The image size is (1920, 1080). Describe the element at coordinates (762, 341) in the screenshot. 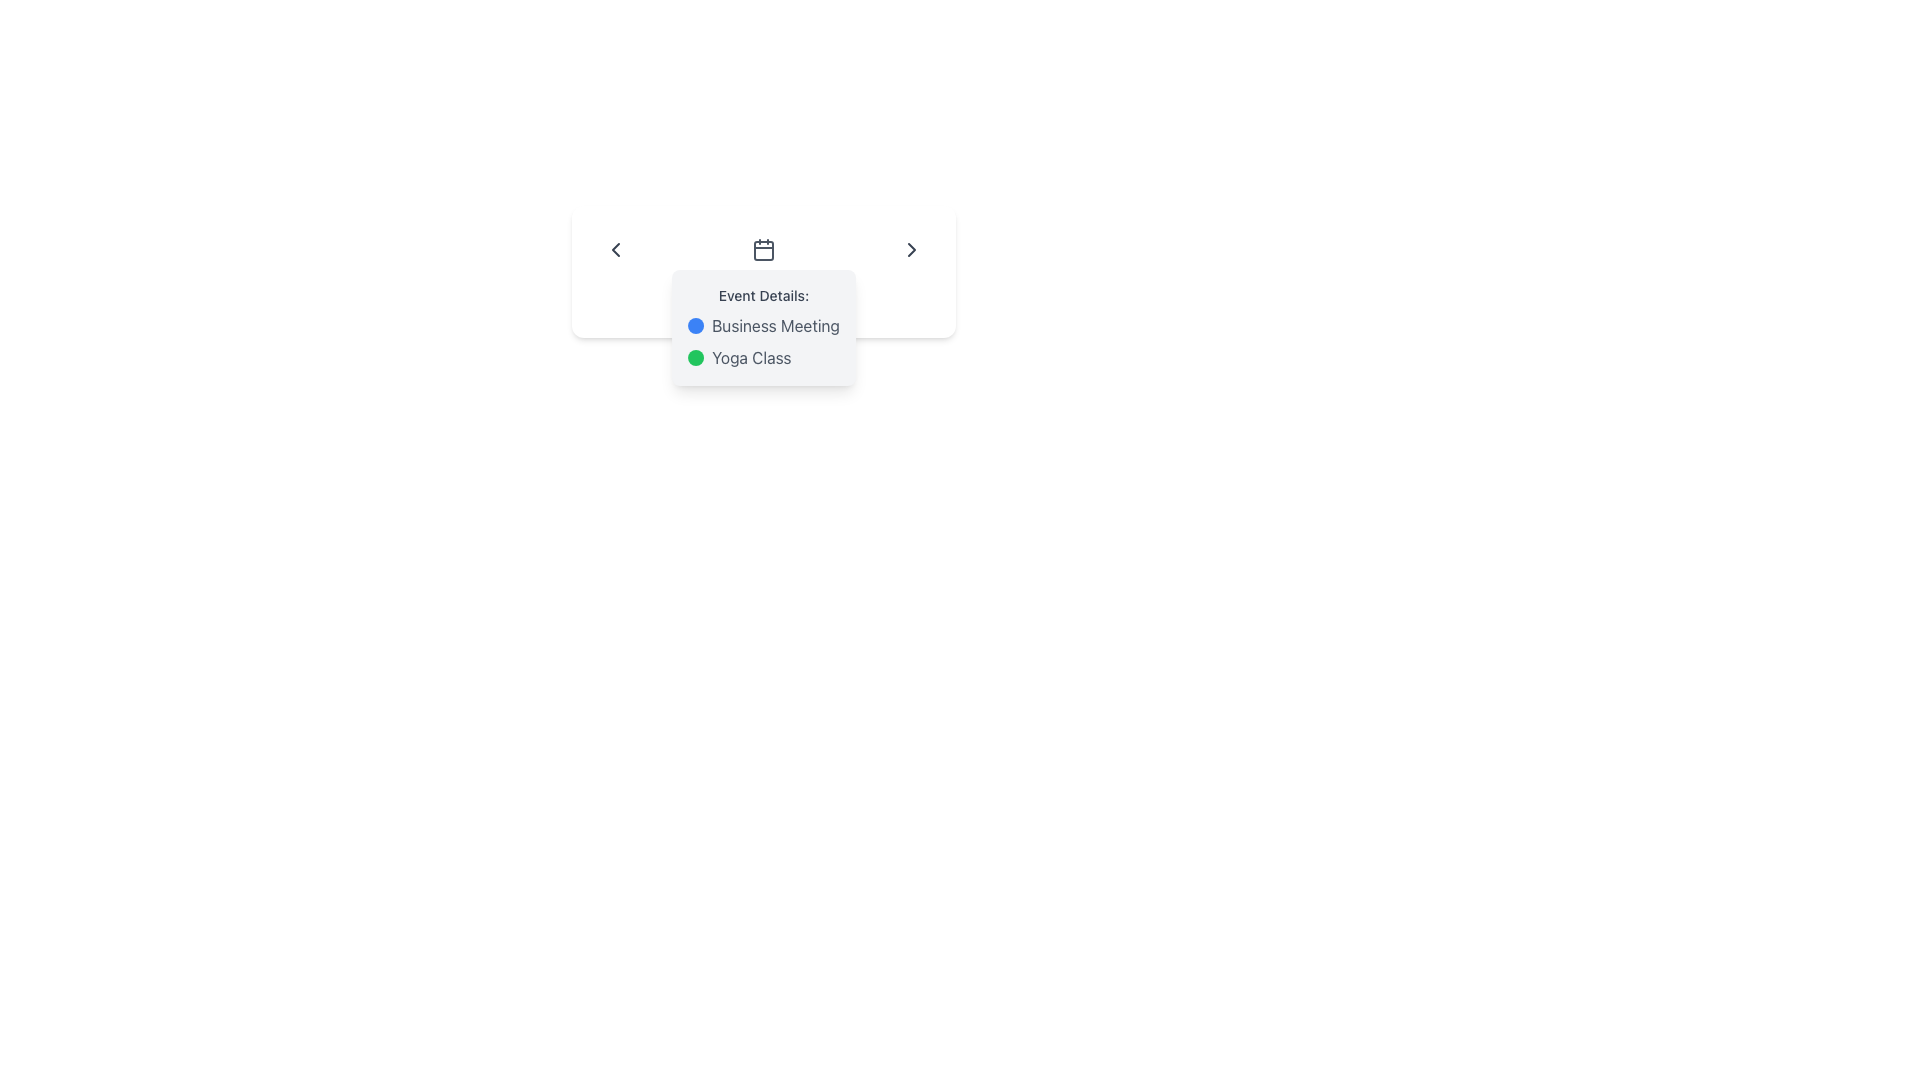

I see `the List with icon-label pairs located within the light-gray modal popup below the title 'Event Details:' to focus it` at that location.